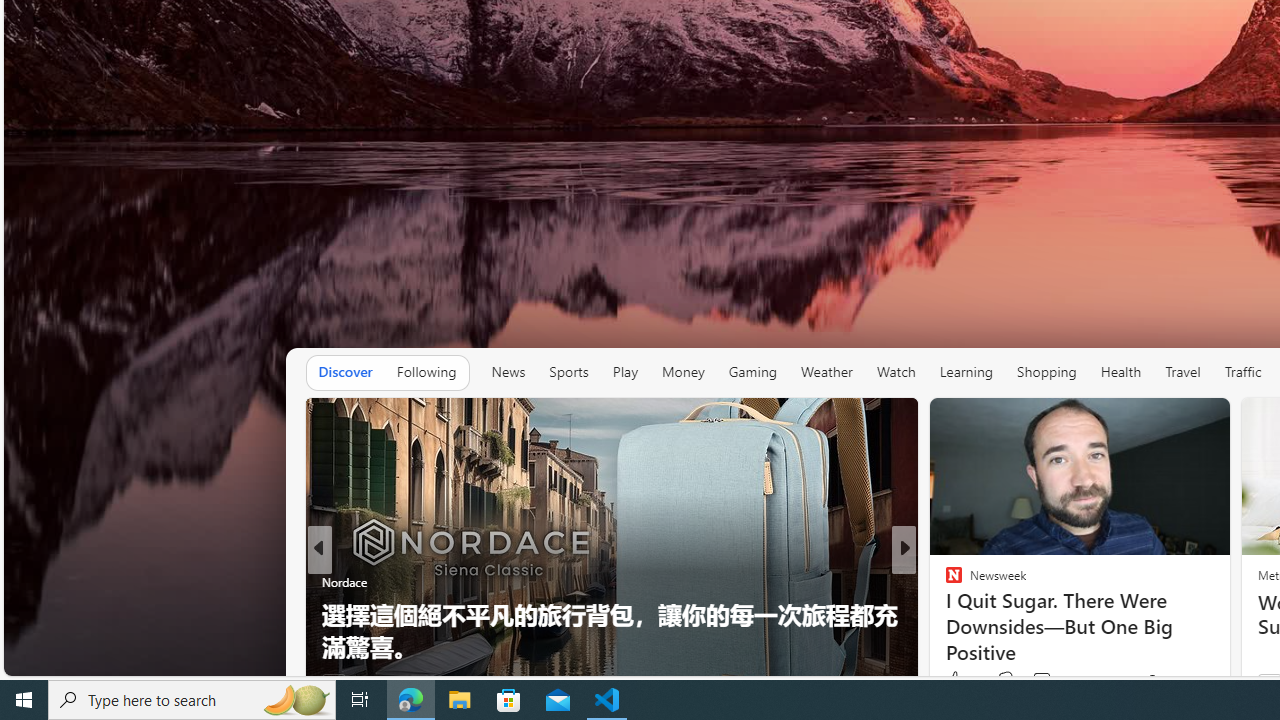 The height and width of the screenshot is (720, 1280). What do you see at coordinates (751, 372) in the screenshot?
I see `'Gaming'` at bounding box center [751, 372].